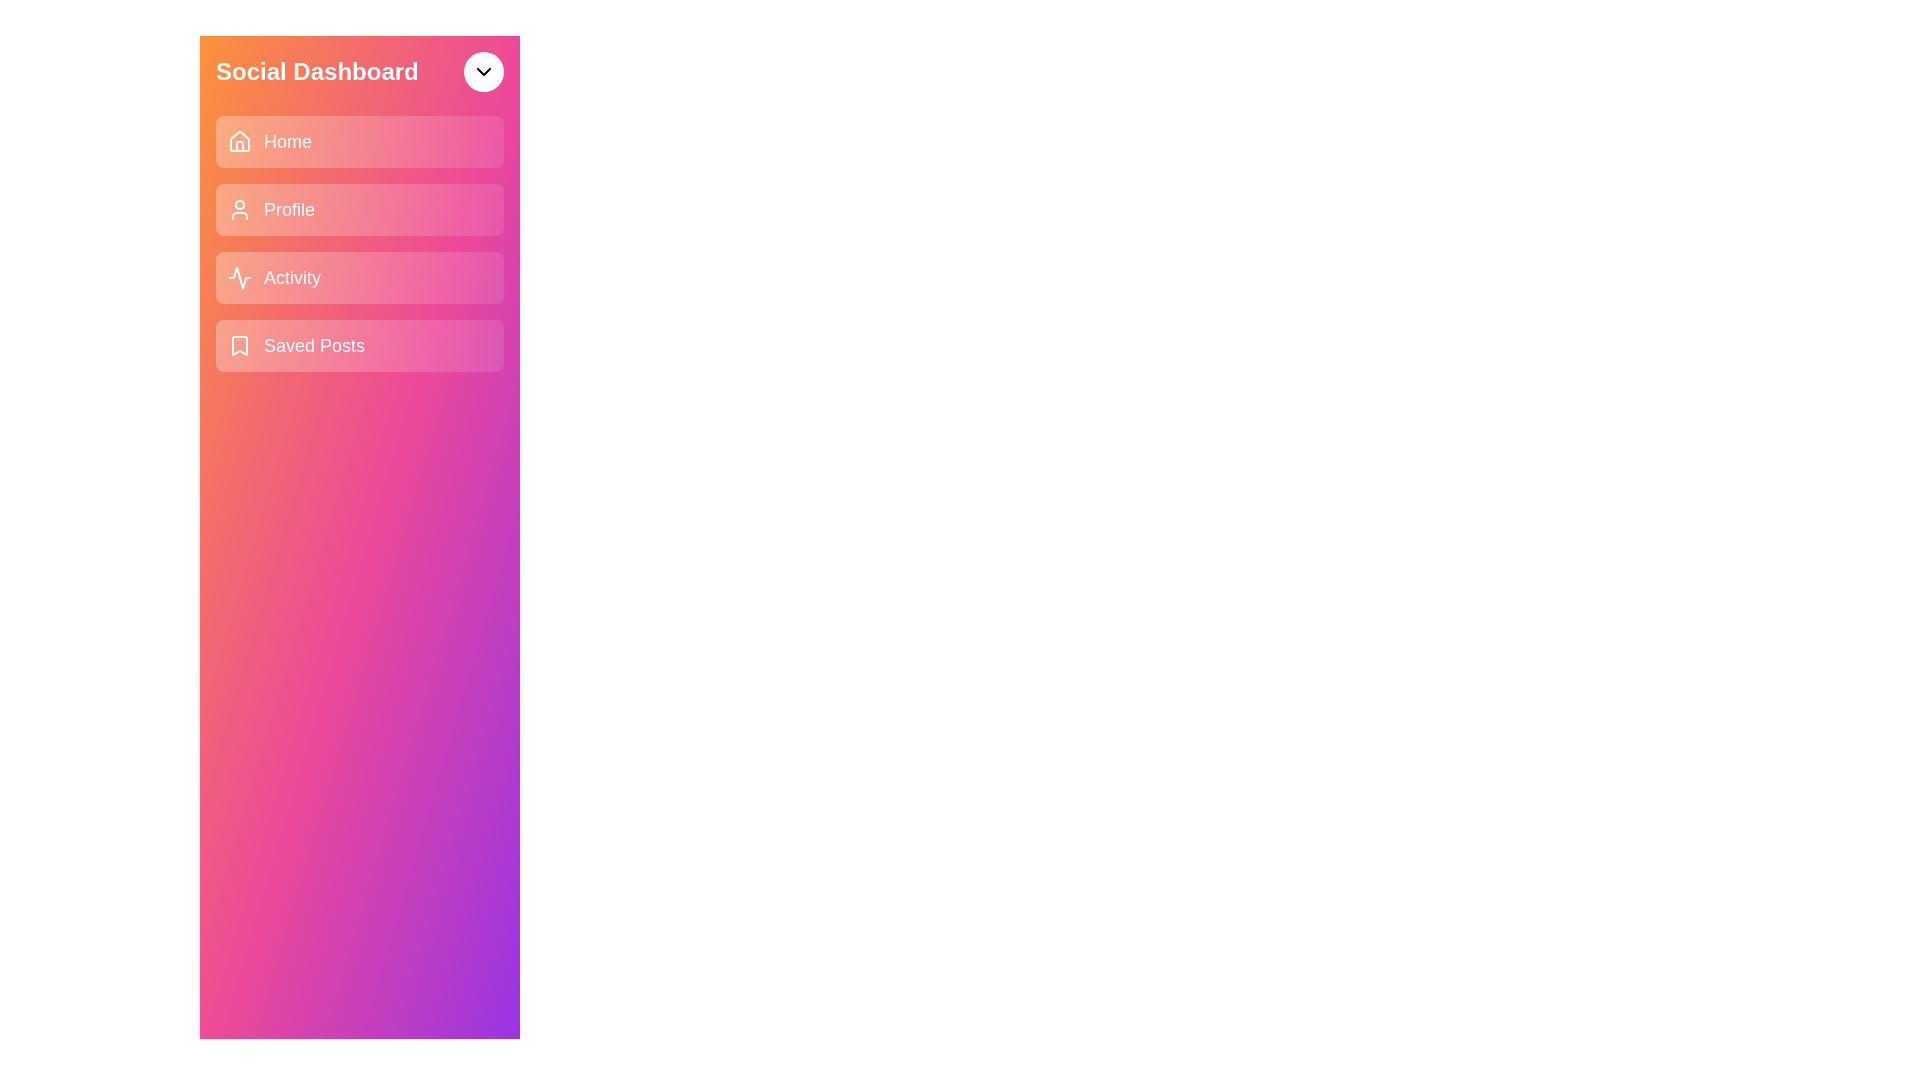  Describe the element at coordinates (484, 71) in the screenshot. I see `the dropdown toggle button to expand or collapse the menu` at that location.